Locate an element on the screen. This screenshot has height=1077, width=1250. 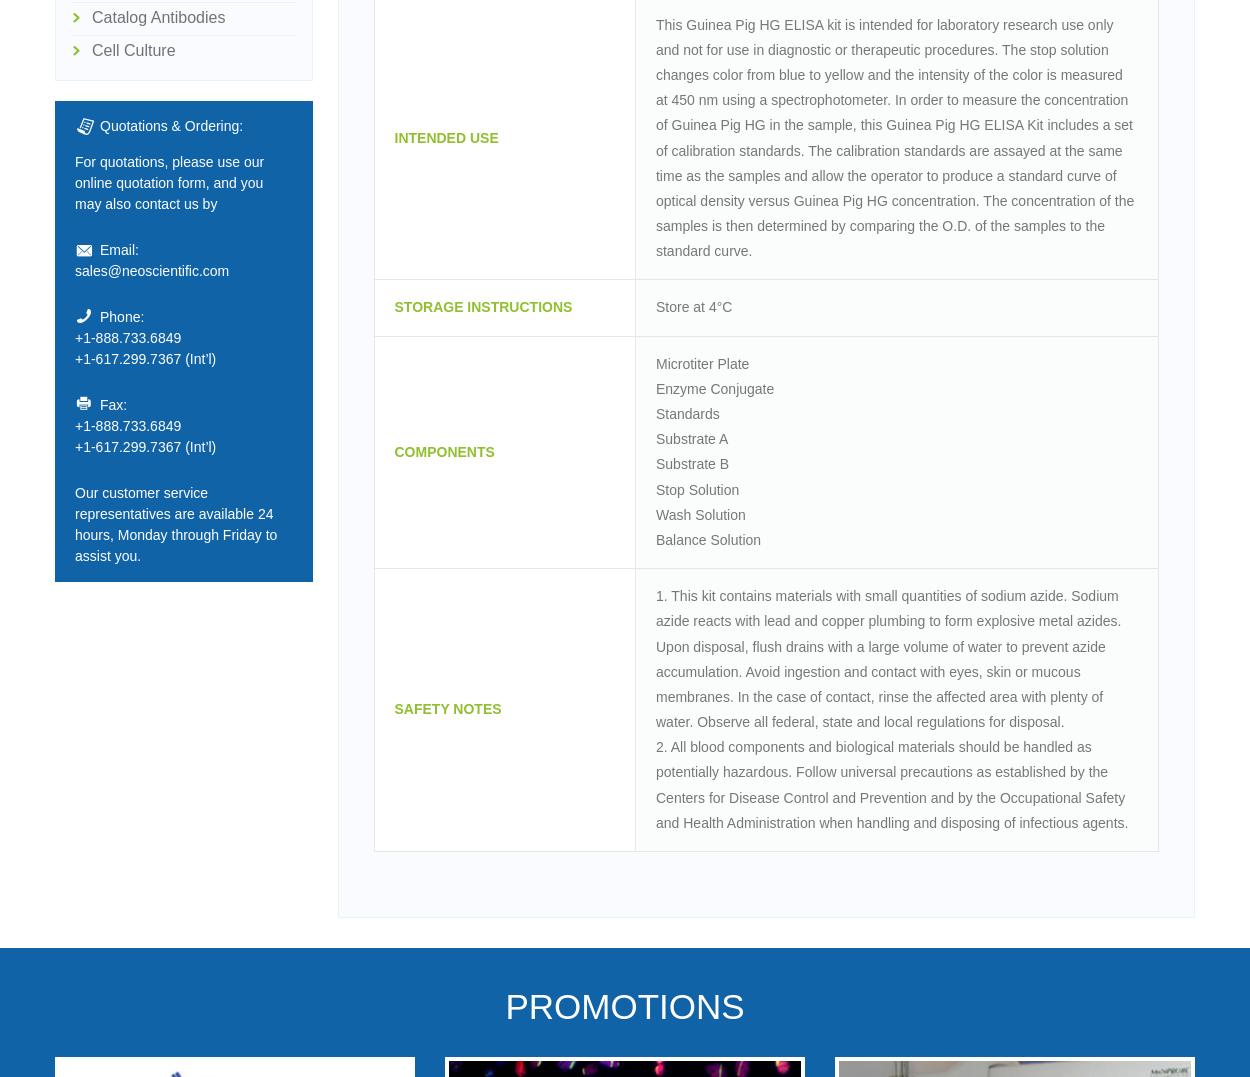
'For quotations, please use our online quotation form, and you may also contact us by' is located at coordinates (74, 181).